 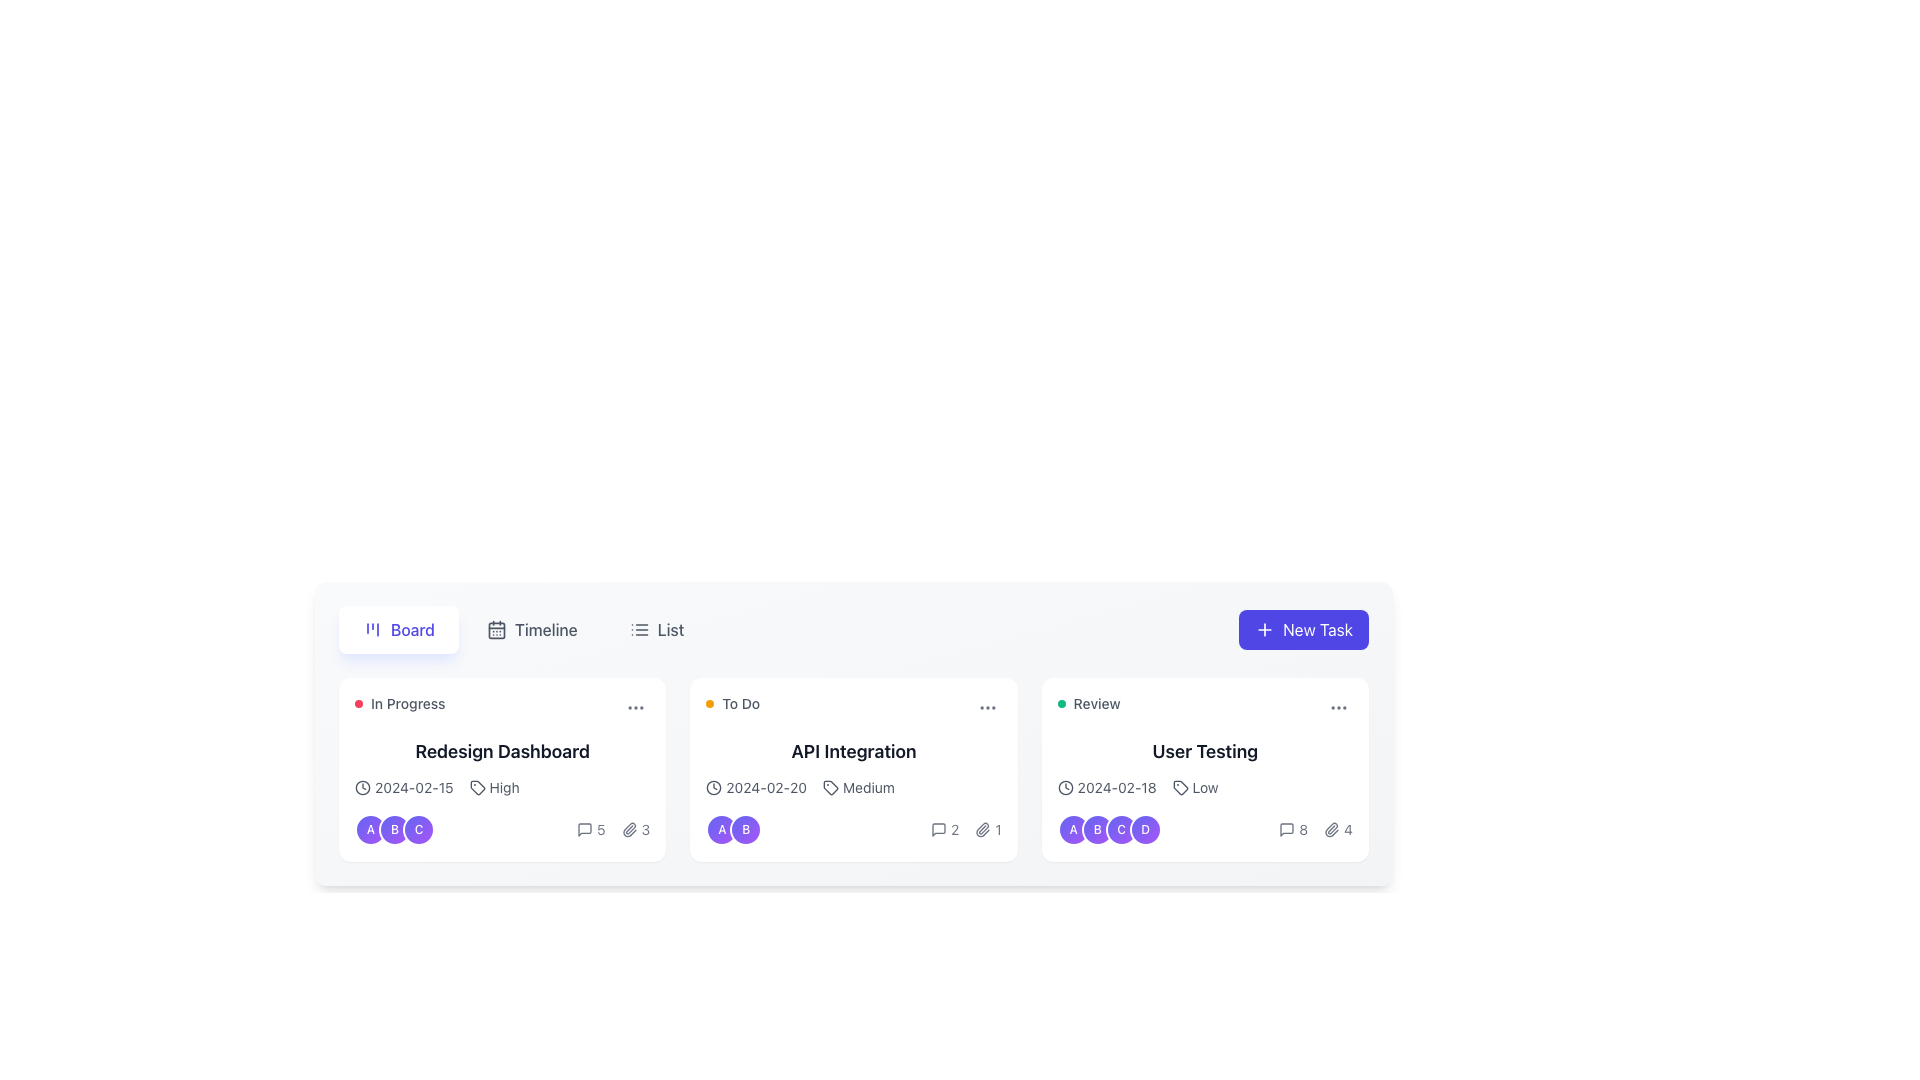 I want to click on the 'New Task' icon located at the upper-right section of the interface, which indicates the addition of a new task, so click(x=1264, y=628).